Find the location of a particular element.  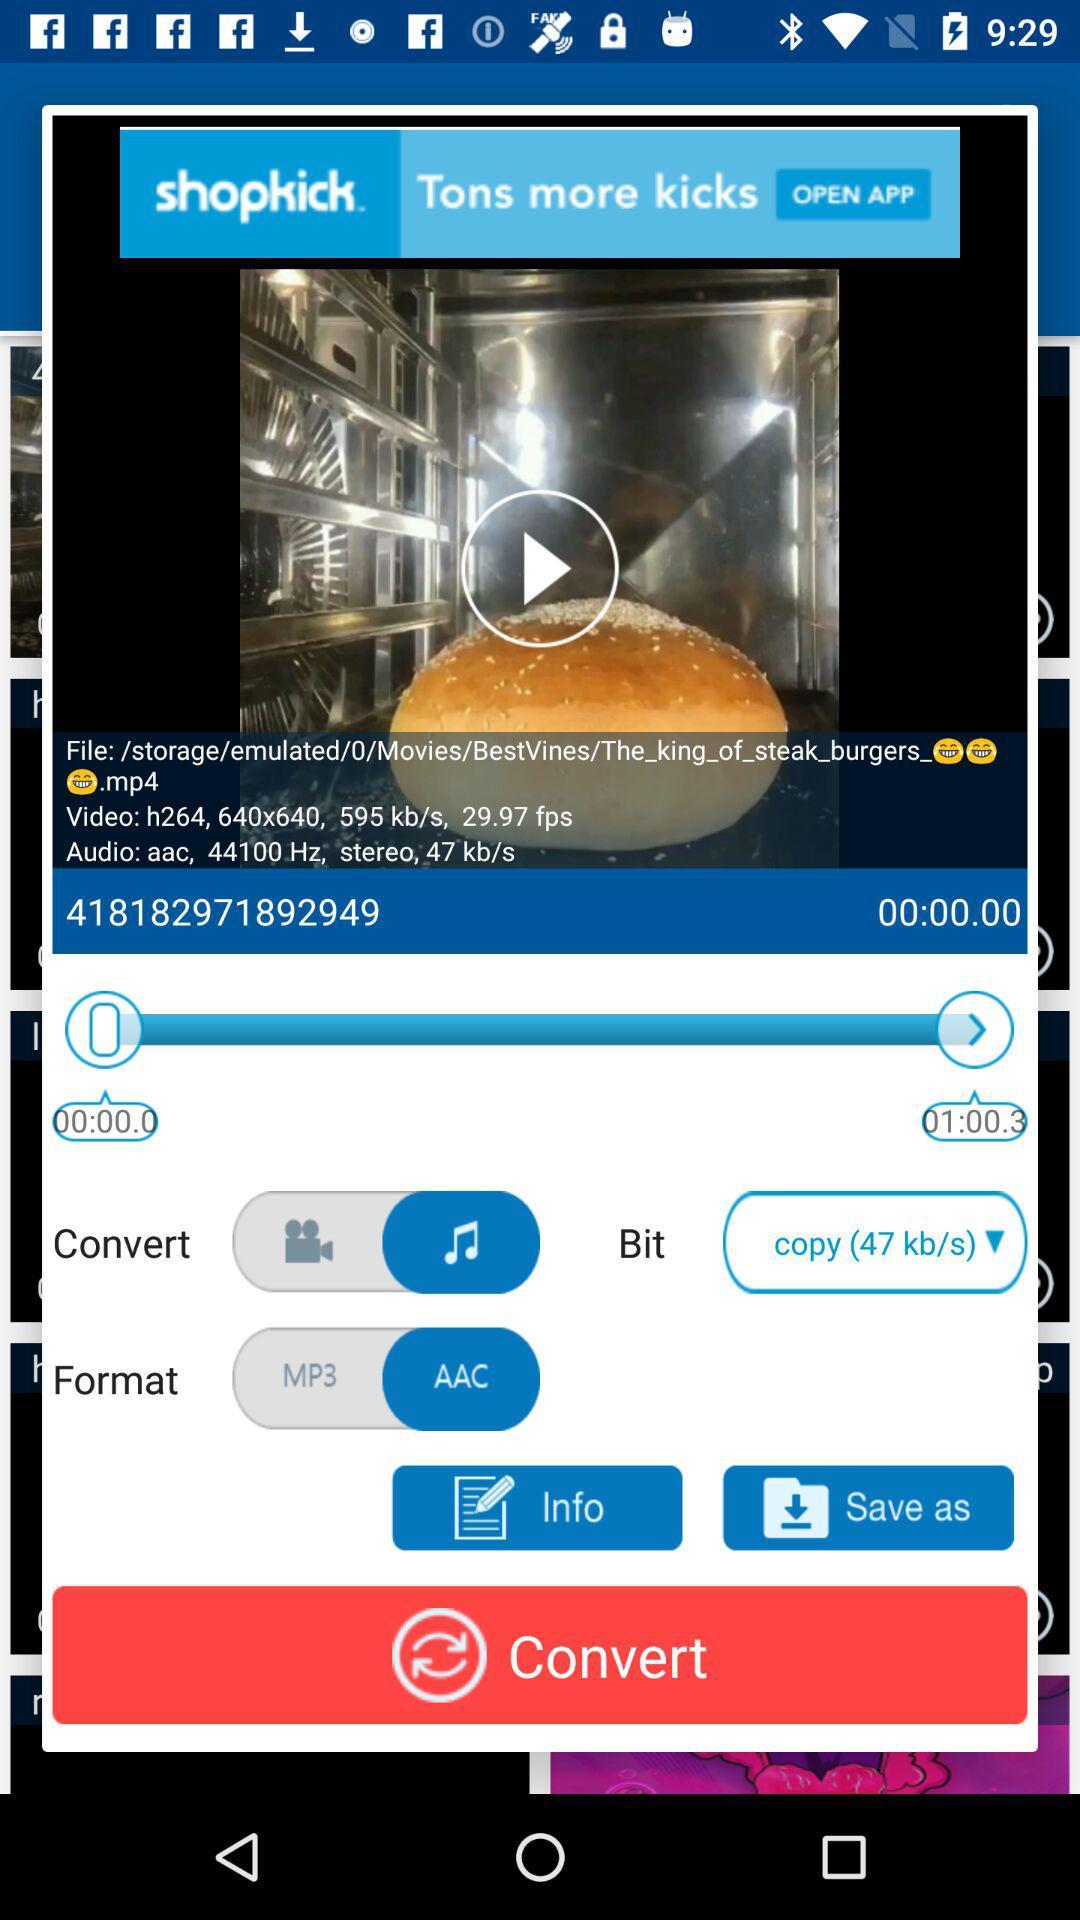

click music option is located at coordinates (461, 1241).